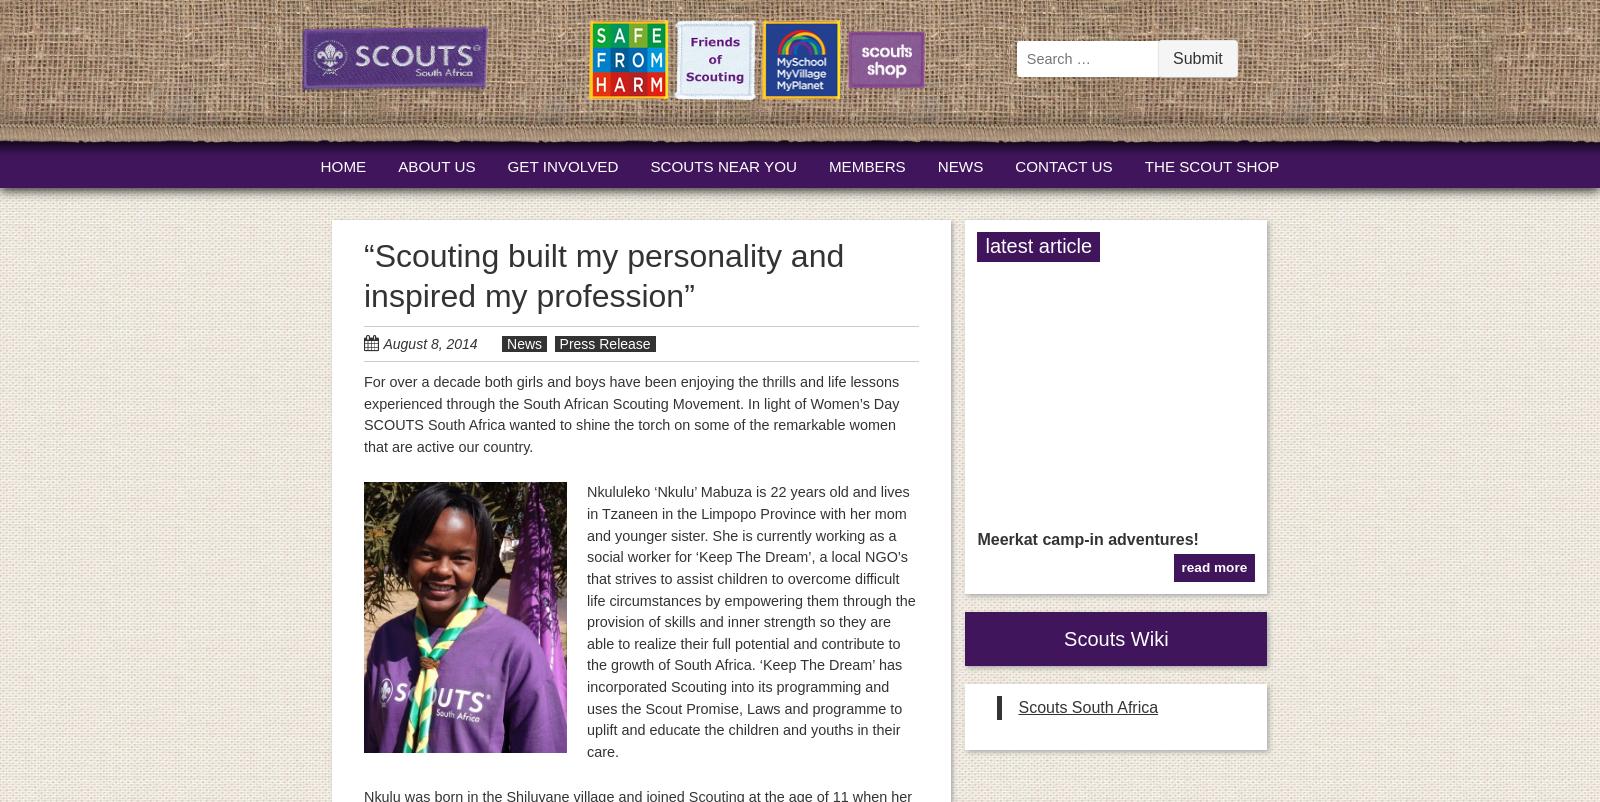 This screenshot has width=1600, height=802. I want to click on 'Scouts Wiki', so click(1116, 638).